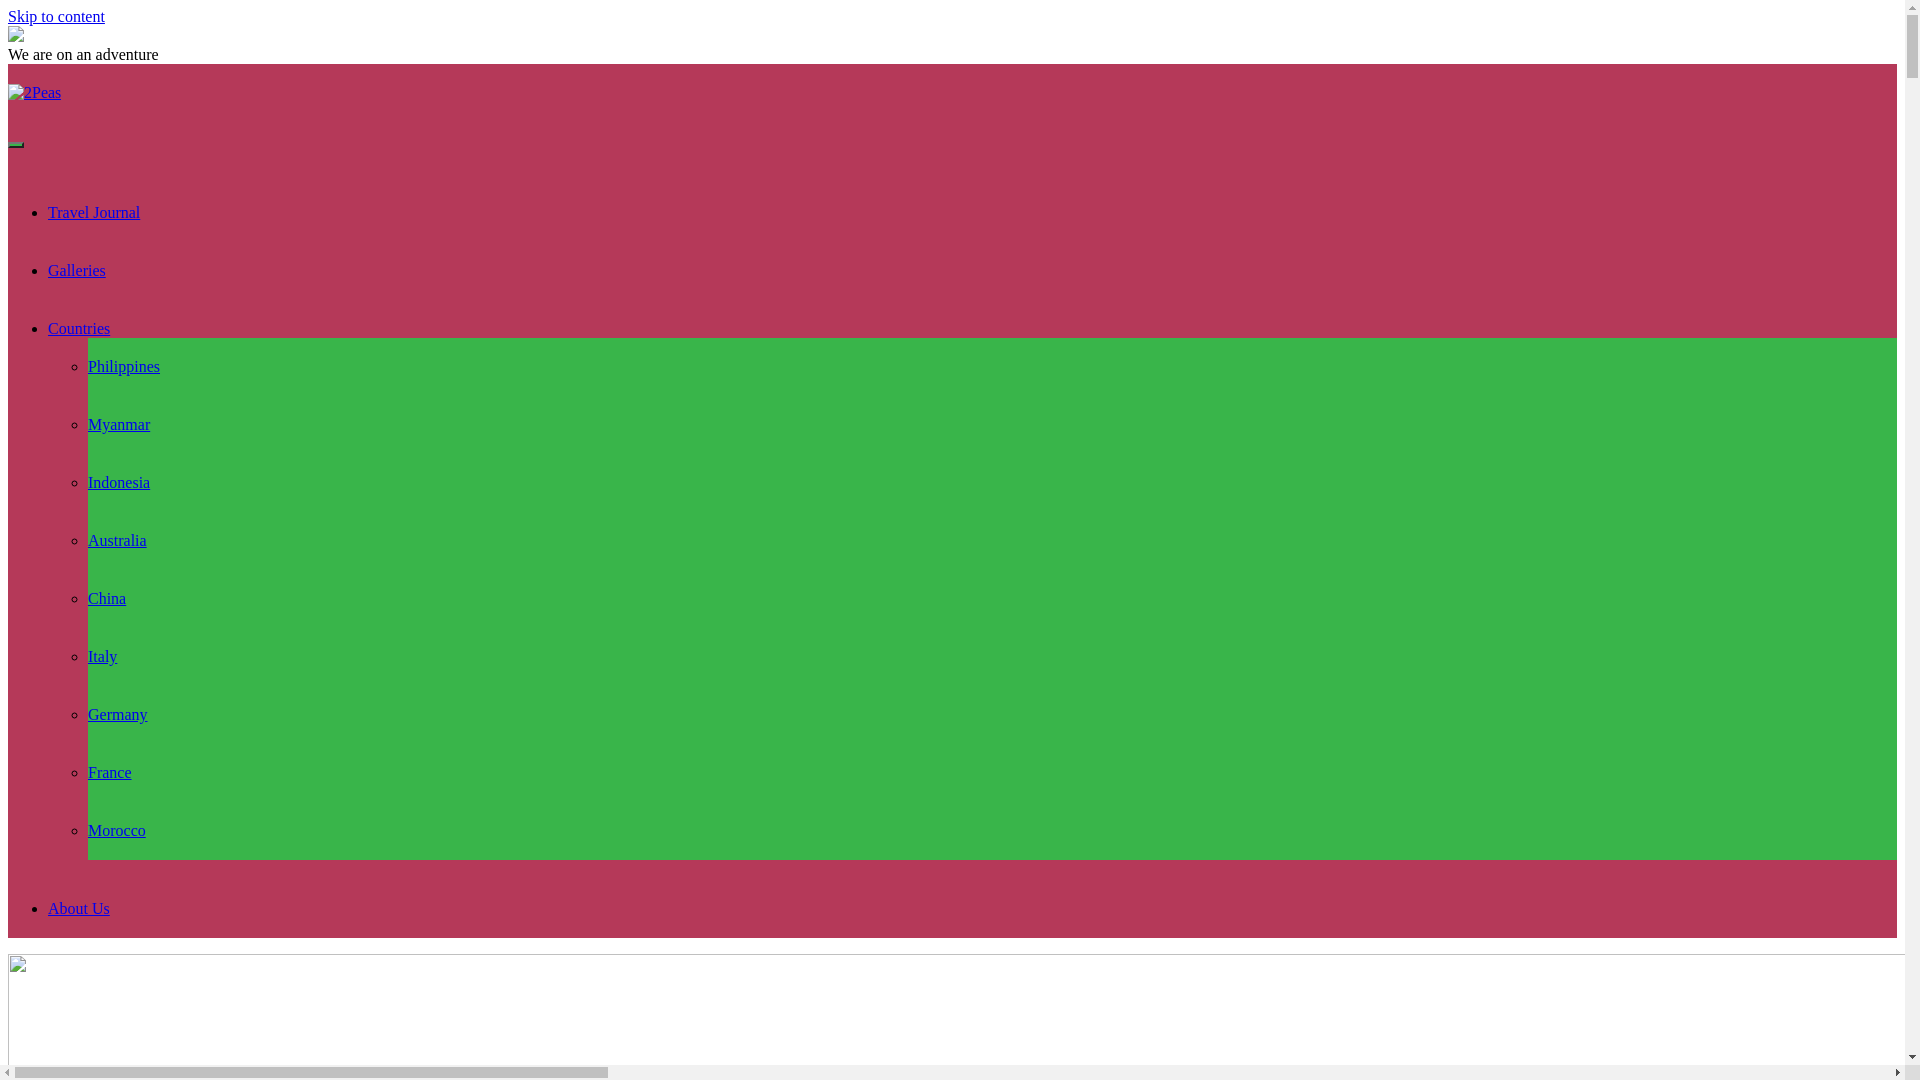  What do you see at coordinates (34, 92) in the screenshot?
I see `'2Peas'` at bounding box center [34, 92].